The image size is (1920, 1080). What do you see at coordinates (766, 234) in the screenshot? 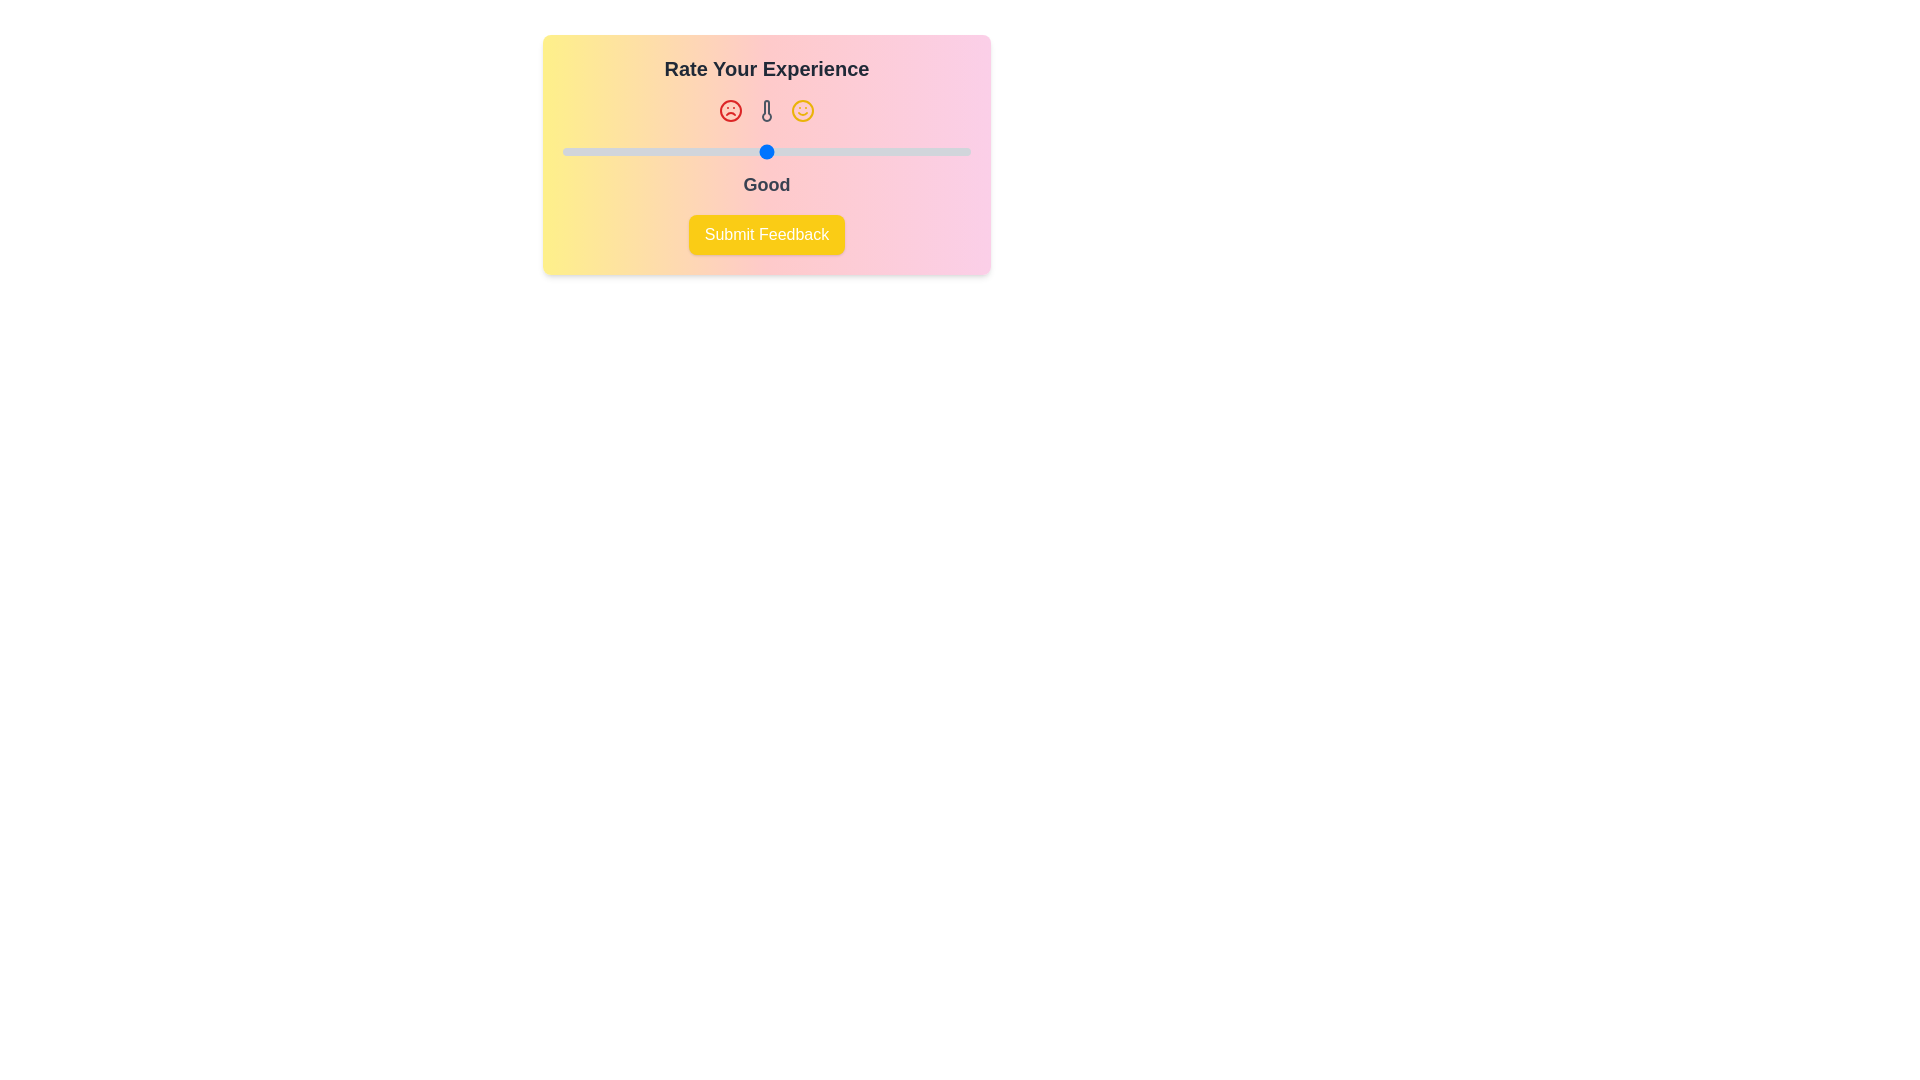
I see `the 'Submit Feedback' button` at bounding box center [766, 234].